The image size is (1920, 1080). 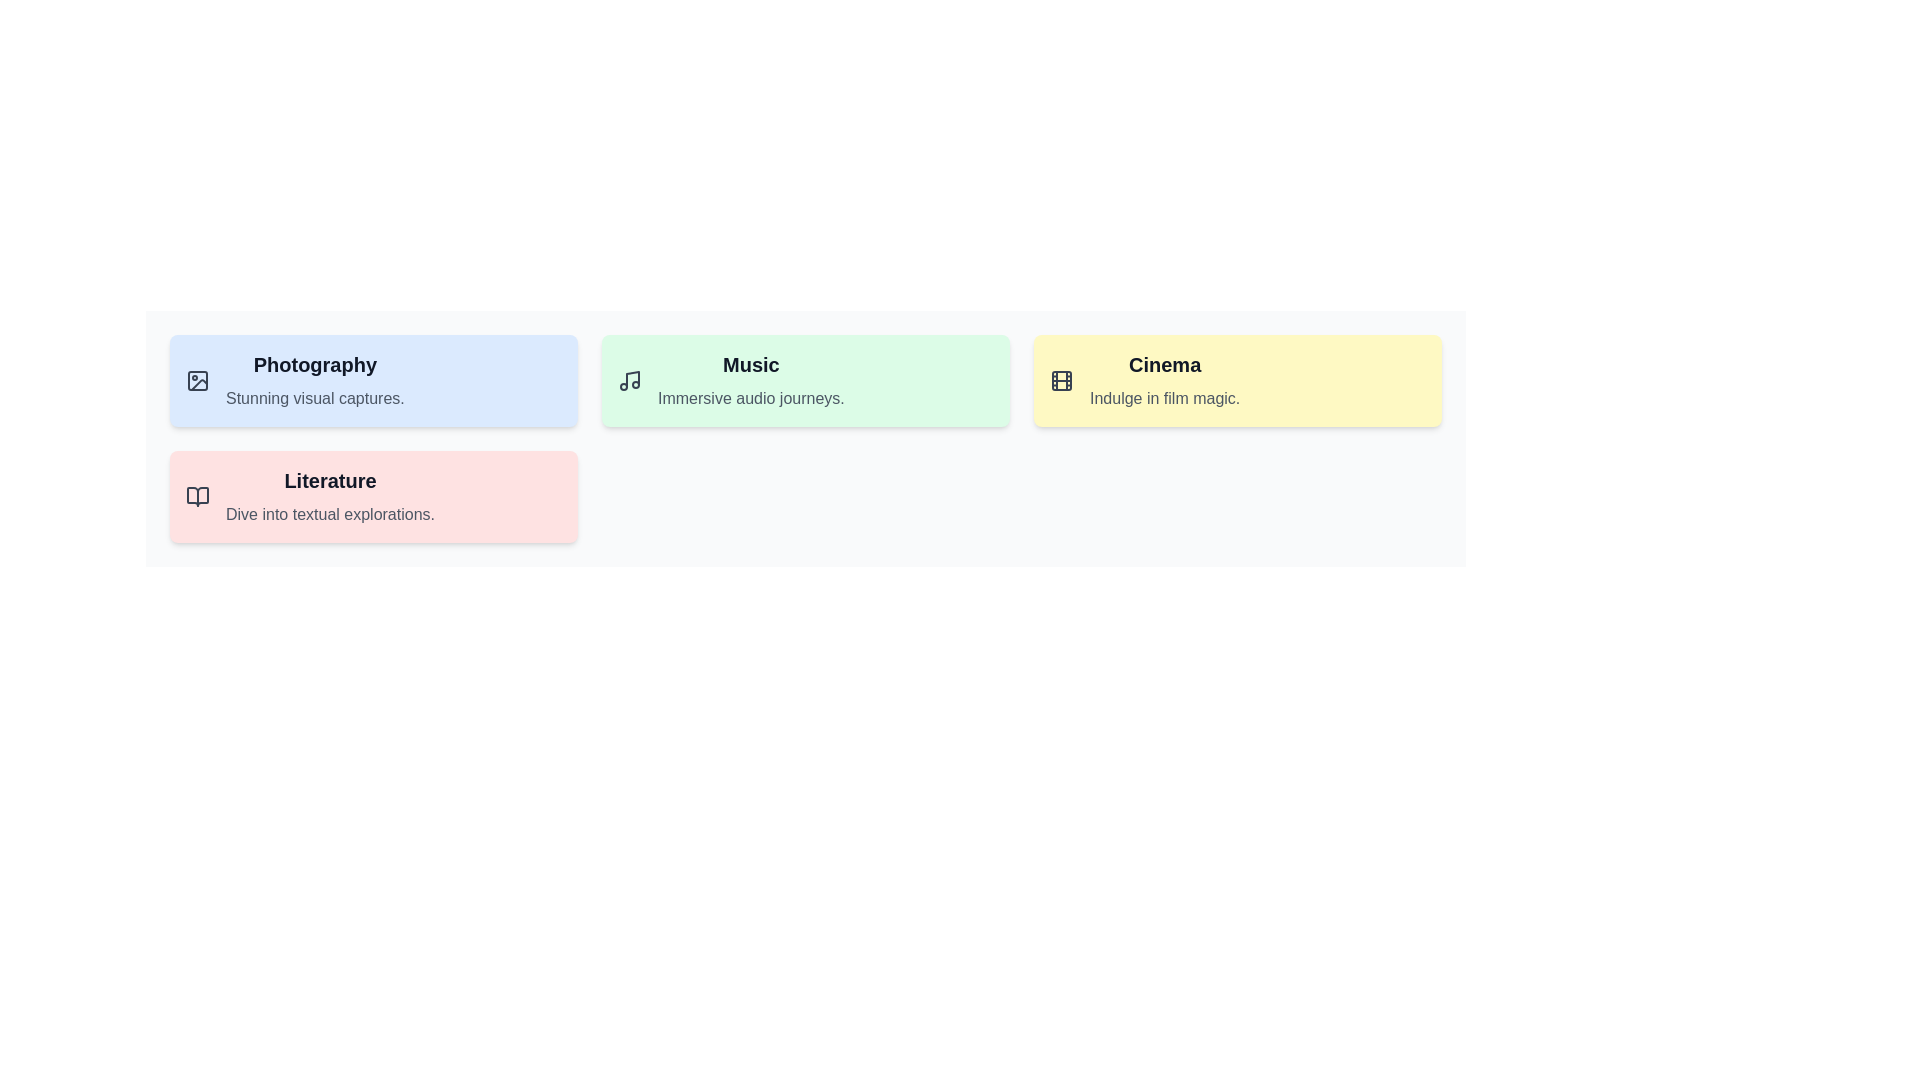 What do you see at coordinates (1165, 365) in the screenshot?
I see `heading text displaying the word 'Cinema', which is bold and large, styled in dark color on a light yellow background, located in the top-right part of the interface` at bounding box center [1165, 365].